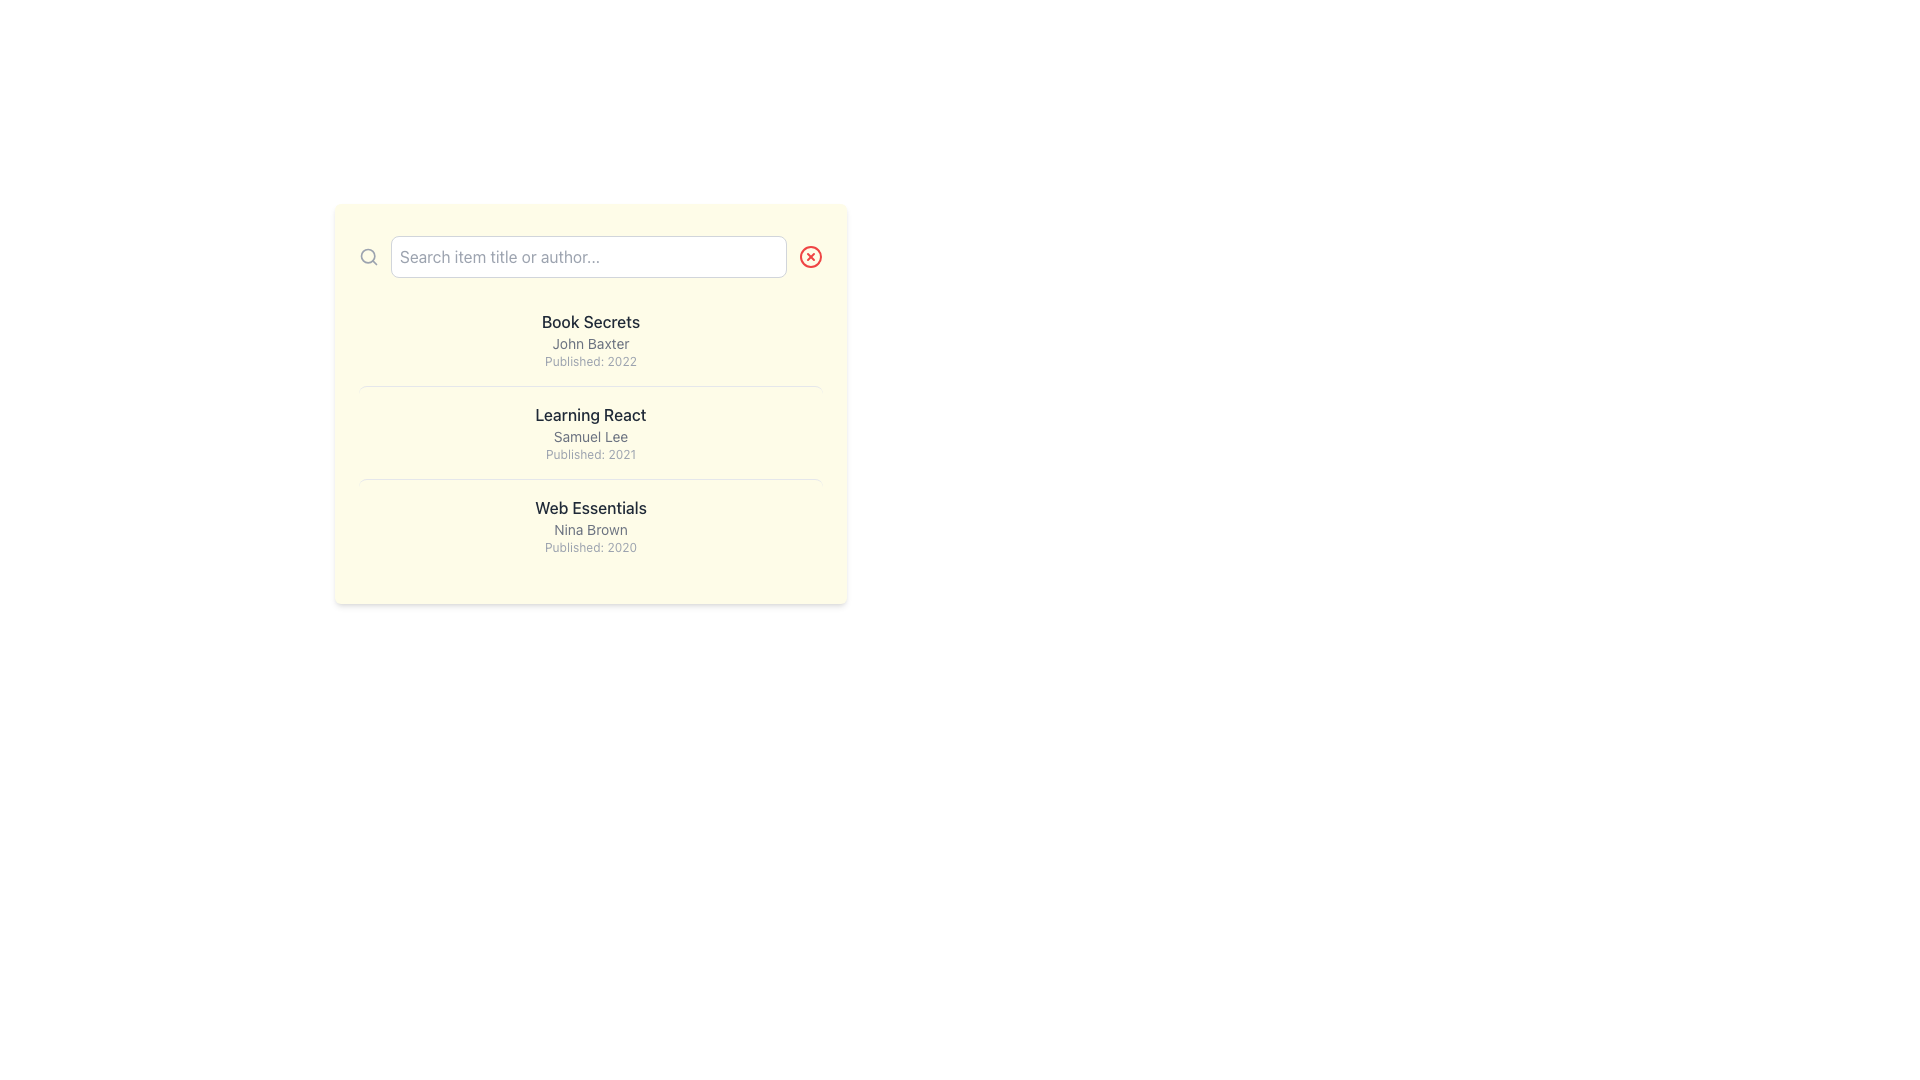 The width and height of the screenshot is (1920, 1080). What do you see at coordinates (589, 524) in the screenshot?
I see `the selectable card displaying 'Web Essentials' which is the third card in the dropdown list` at bounding box center [589, 524].